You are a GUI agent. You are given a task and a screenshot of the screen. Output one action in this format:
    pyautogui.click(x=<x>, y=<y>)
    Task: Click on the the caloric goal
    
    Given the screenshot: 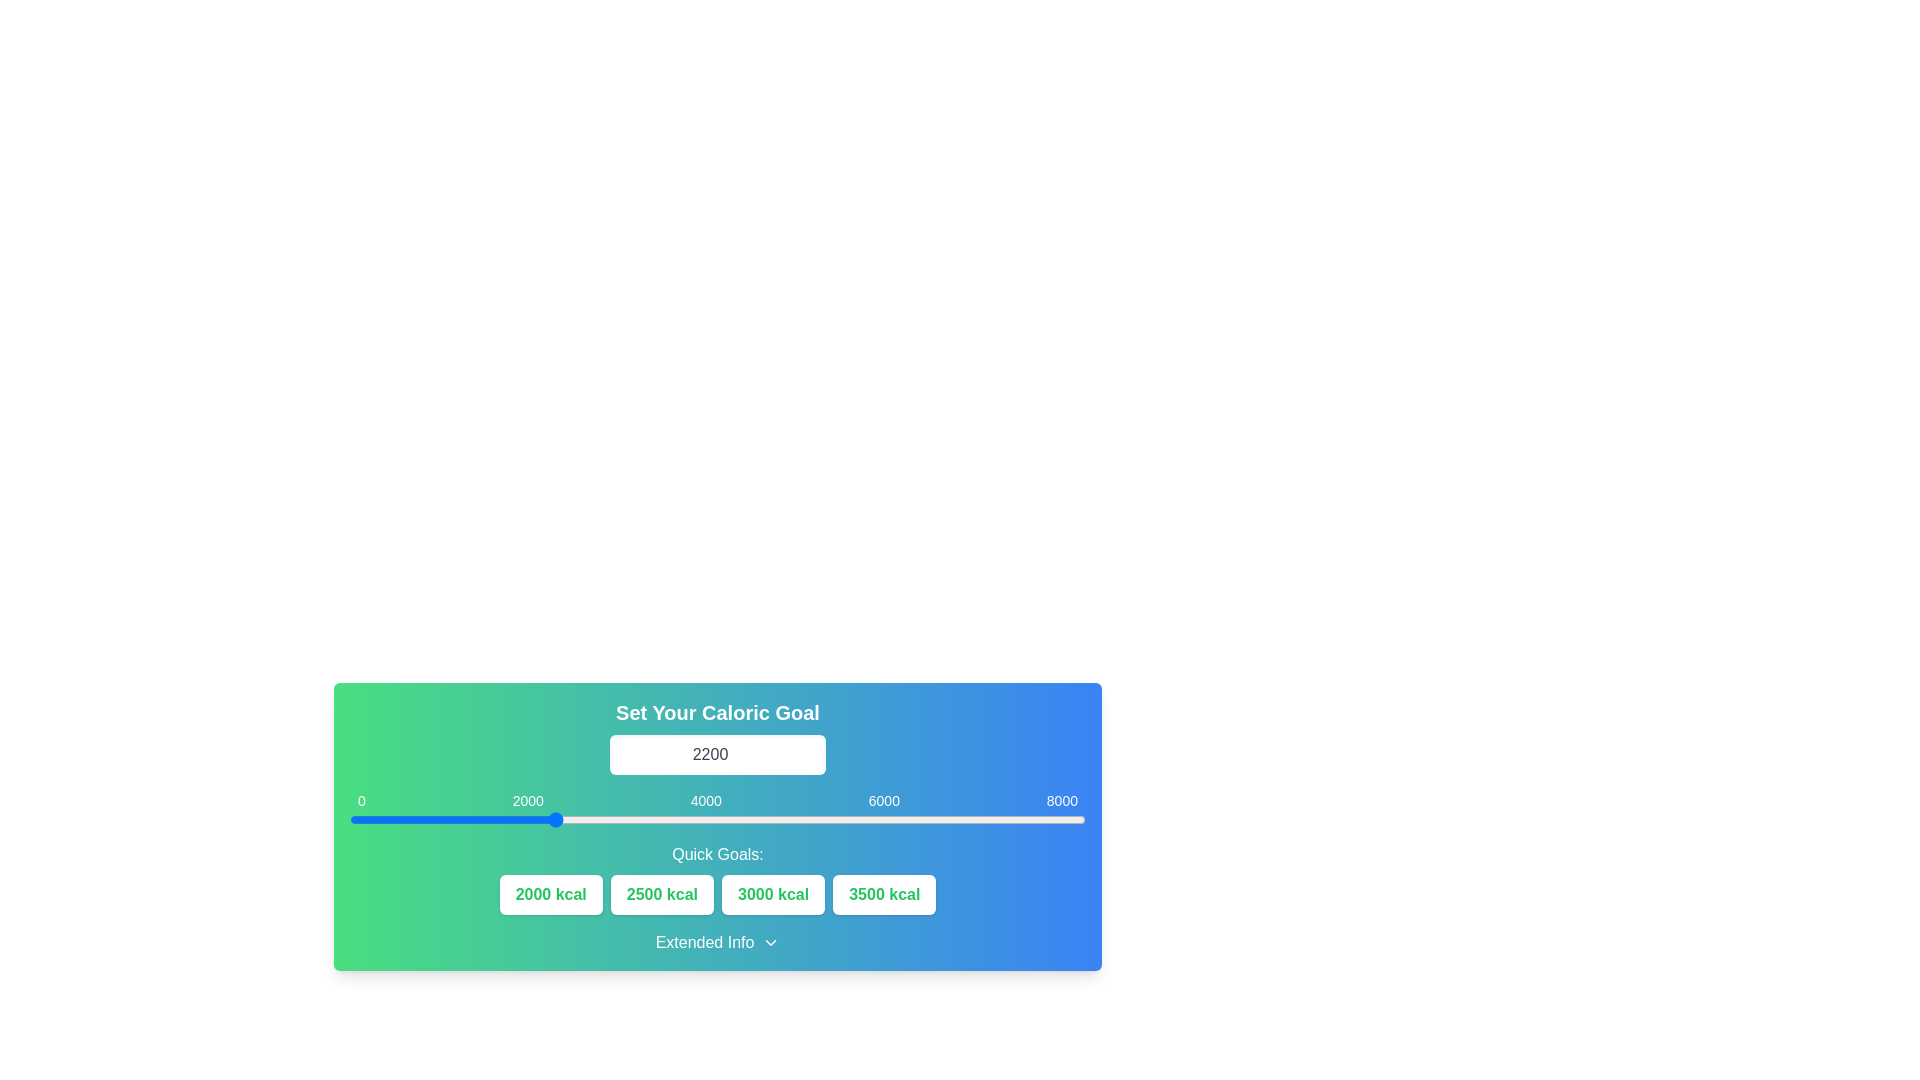 What is the action you would take?
    pyautogui.click(x=449, y=820)
    